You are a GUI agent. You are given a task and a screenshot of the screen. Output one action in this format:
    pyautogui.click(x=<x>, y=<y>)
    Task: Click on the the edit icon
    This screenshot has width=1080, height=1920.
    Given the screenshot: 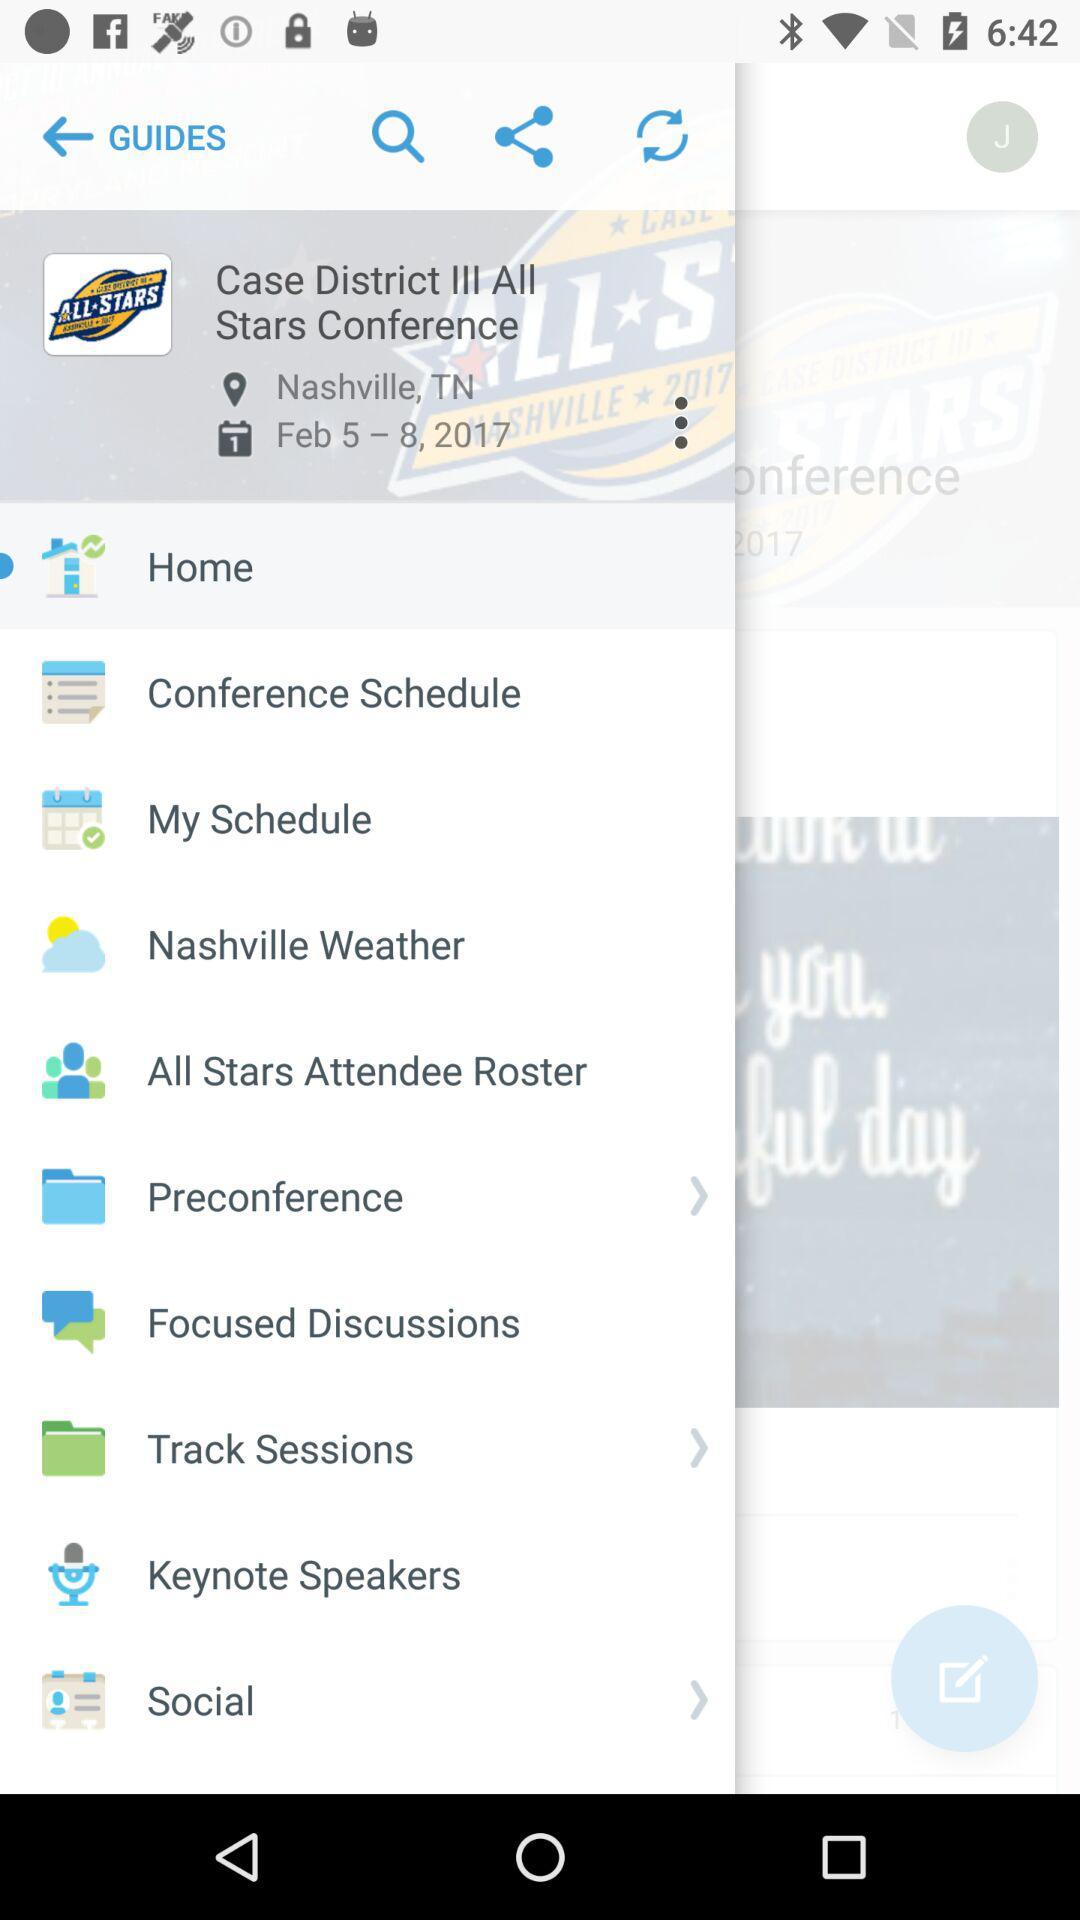 What is the action you would take?
    pyautogui.click(x=963, y=1678)
    